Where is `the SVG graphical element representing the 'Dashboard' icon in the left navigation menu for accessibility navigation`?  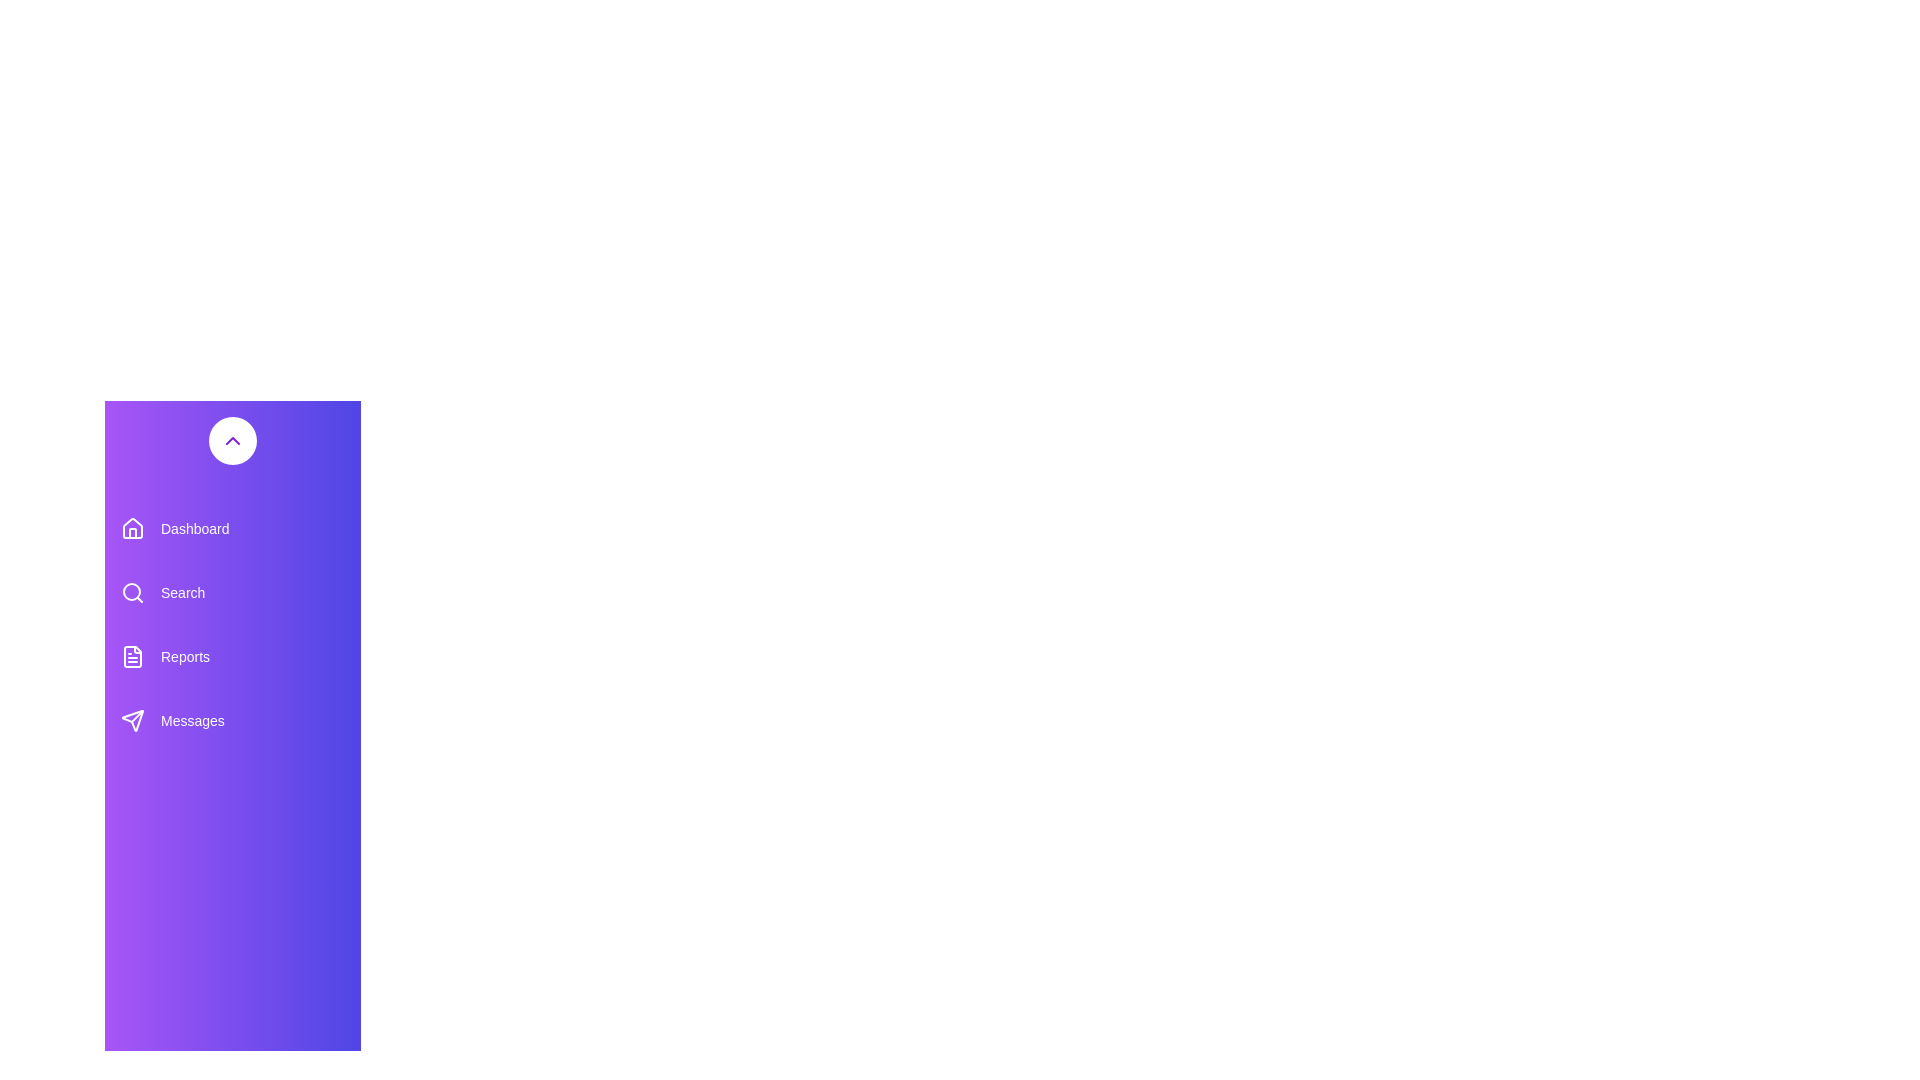 the SVG graphical element representing the 'Dashboard' icon in the left navigation menu for accessibility navigation is located at coordinates (132, 527).